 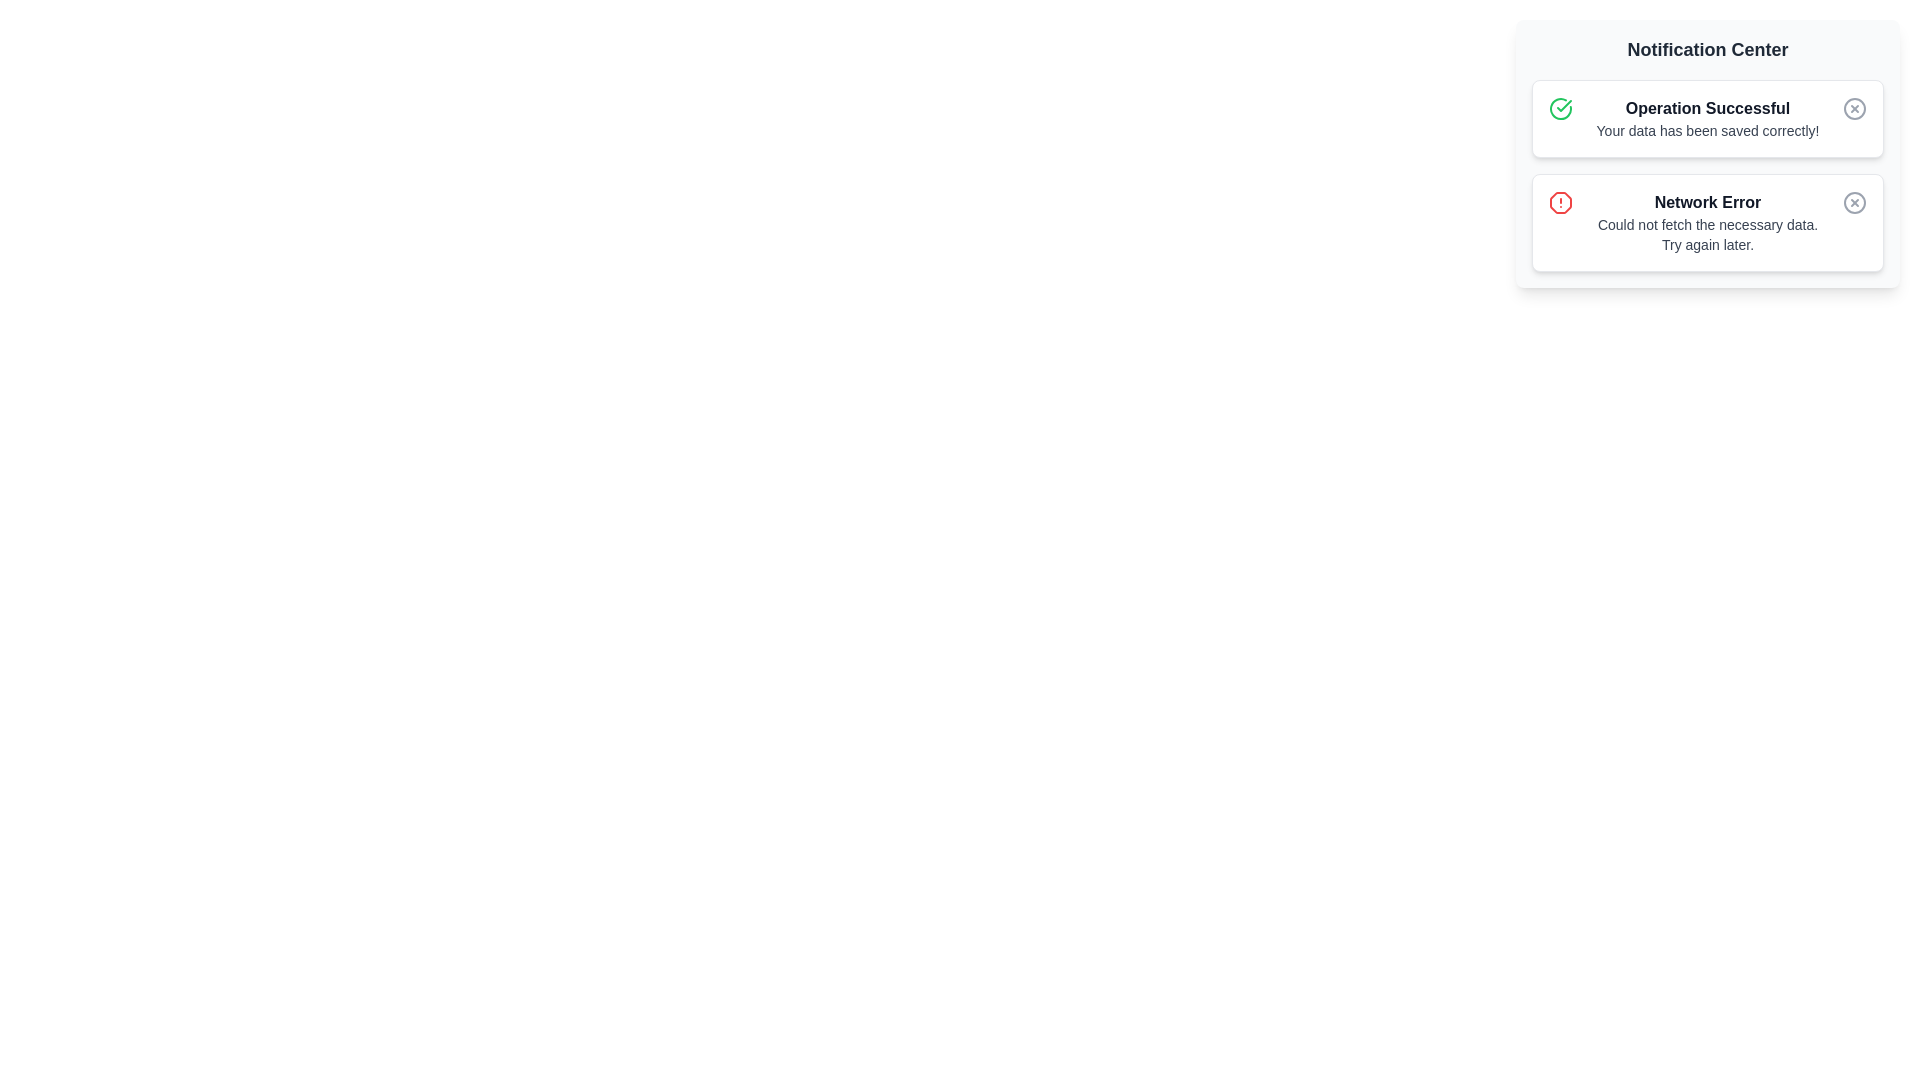 What do you see at coordinates (1559, 203) in the screenshot?
I see `the error state icon located in the 'Network Error' notification in the notification center, positioned to the far left of the notification box` at bounding box center [1559, 203].